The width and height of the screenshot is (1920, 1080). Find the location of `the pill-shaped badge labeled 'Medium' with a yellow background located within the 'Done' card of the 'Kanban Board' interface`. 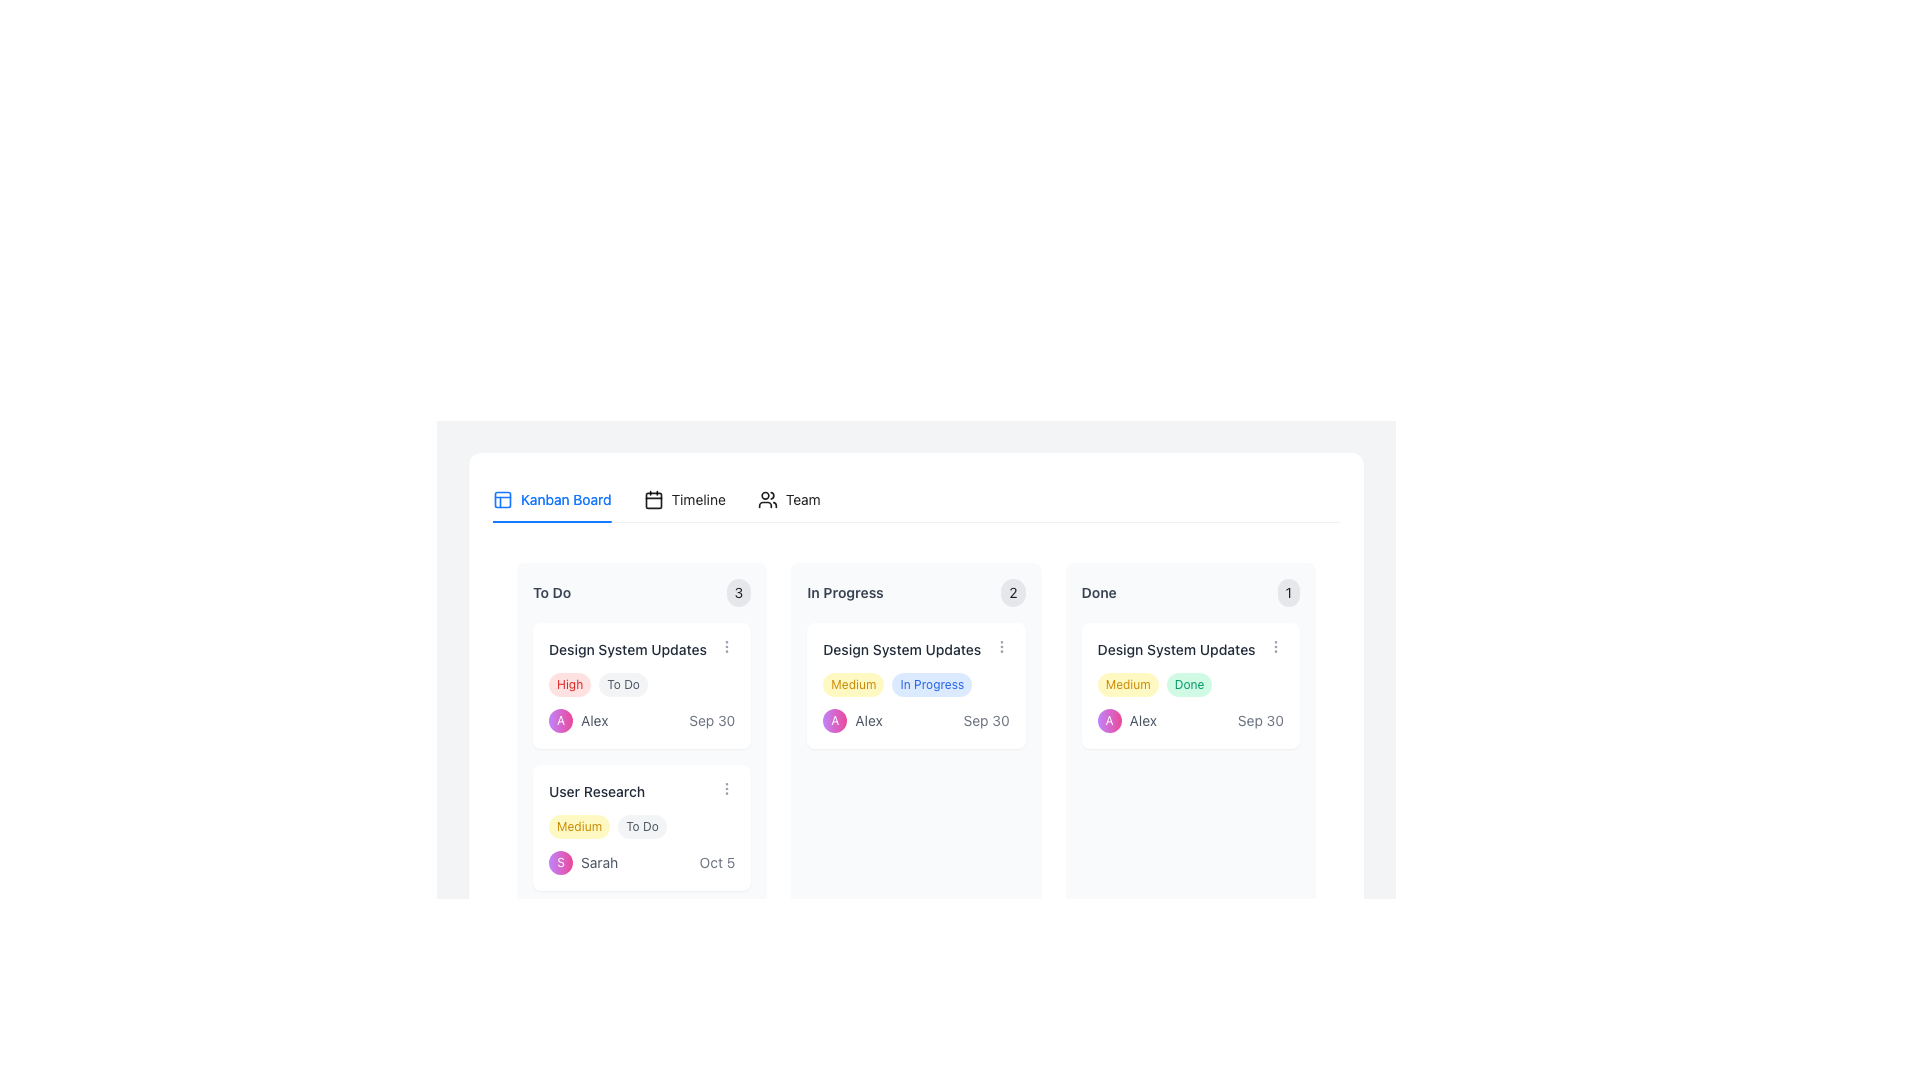

the pill-shaped badge labeled 'Medium' with a yellow background located within the 'Done' card of the 'Kanban Board' interface is located at coordinates (1128, 684).